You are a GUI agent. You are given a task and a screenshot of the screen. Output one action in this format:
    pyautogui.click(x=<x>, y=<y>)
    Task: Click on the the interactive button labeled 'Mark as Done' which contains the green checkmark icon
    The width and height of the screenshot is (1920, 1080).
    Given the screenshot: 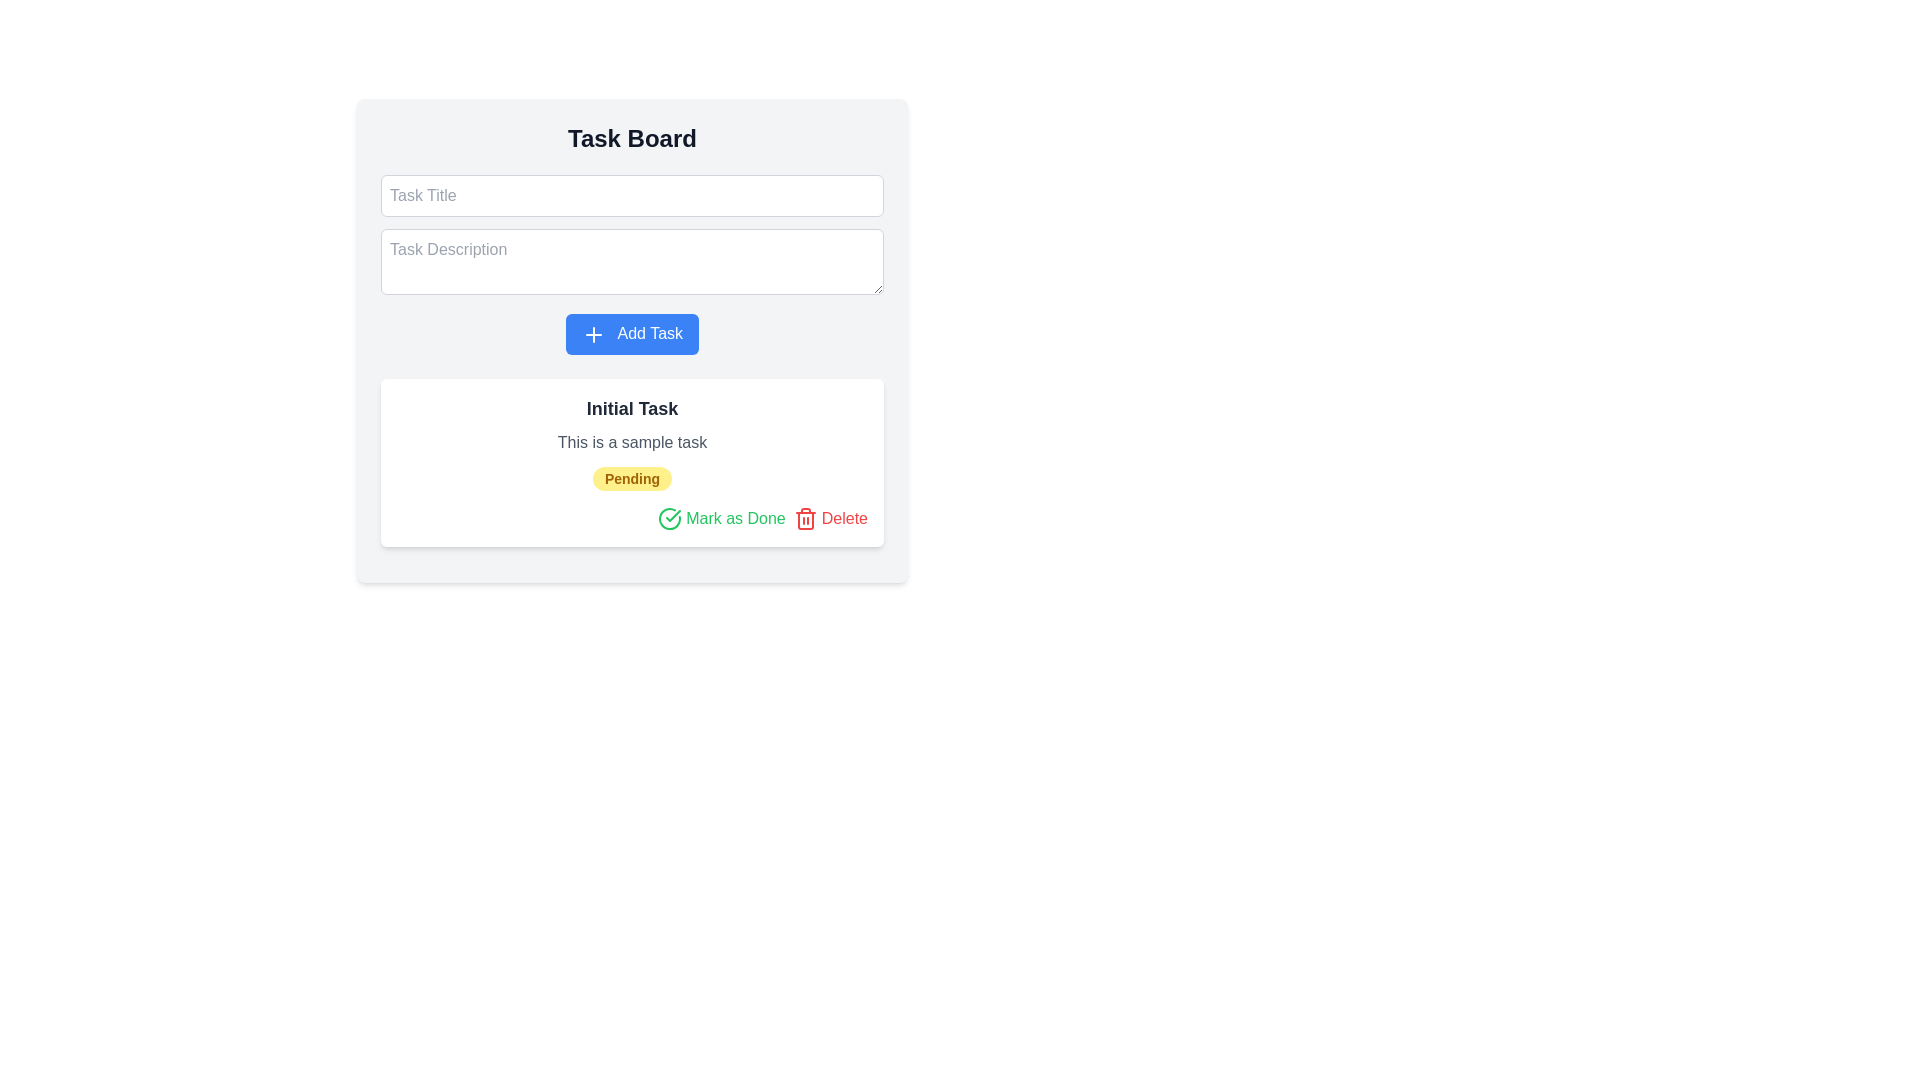 What is the action you would take?
    pyautogui.click(x=673, y=514)
    